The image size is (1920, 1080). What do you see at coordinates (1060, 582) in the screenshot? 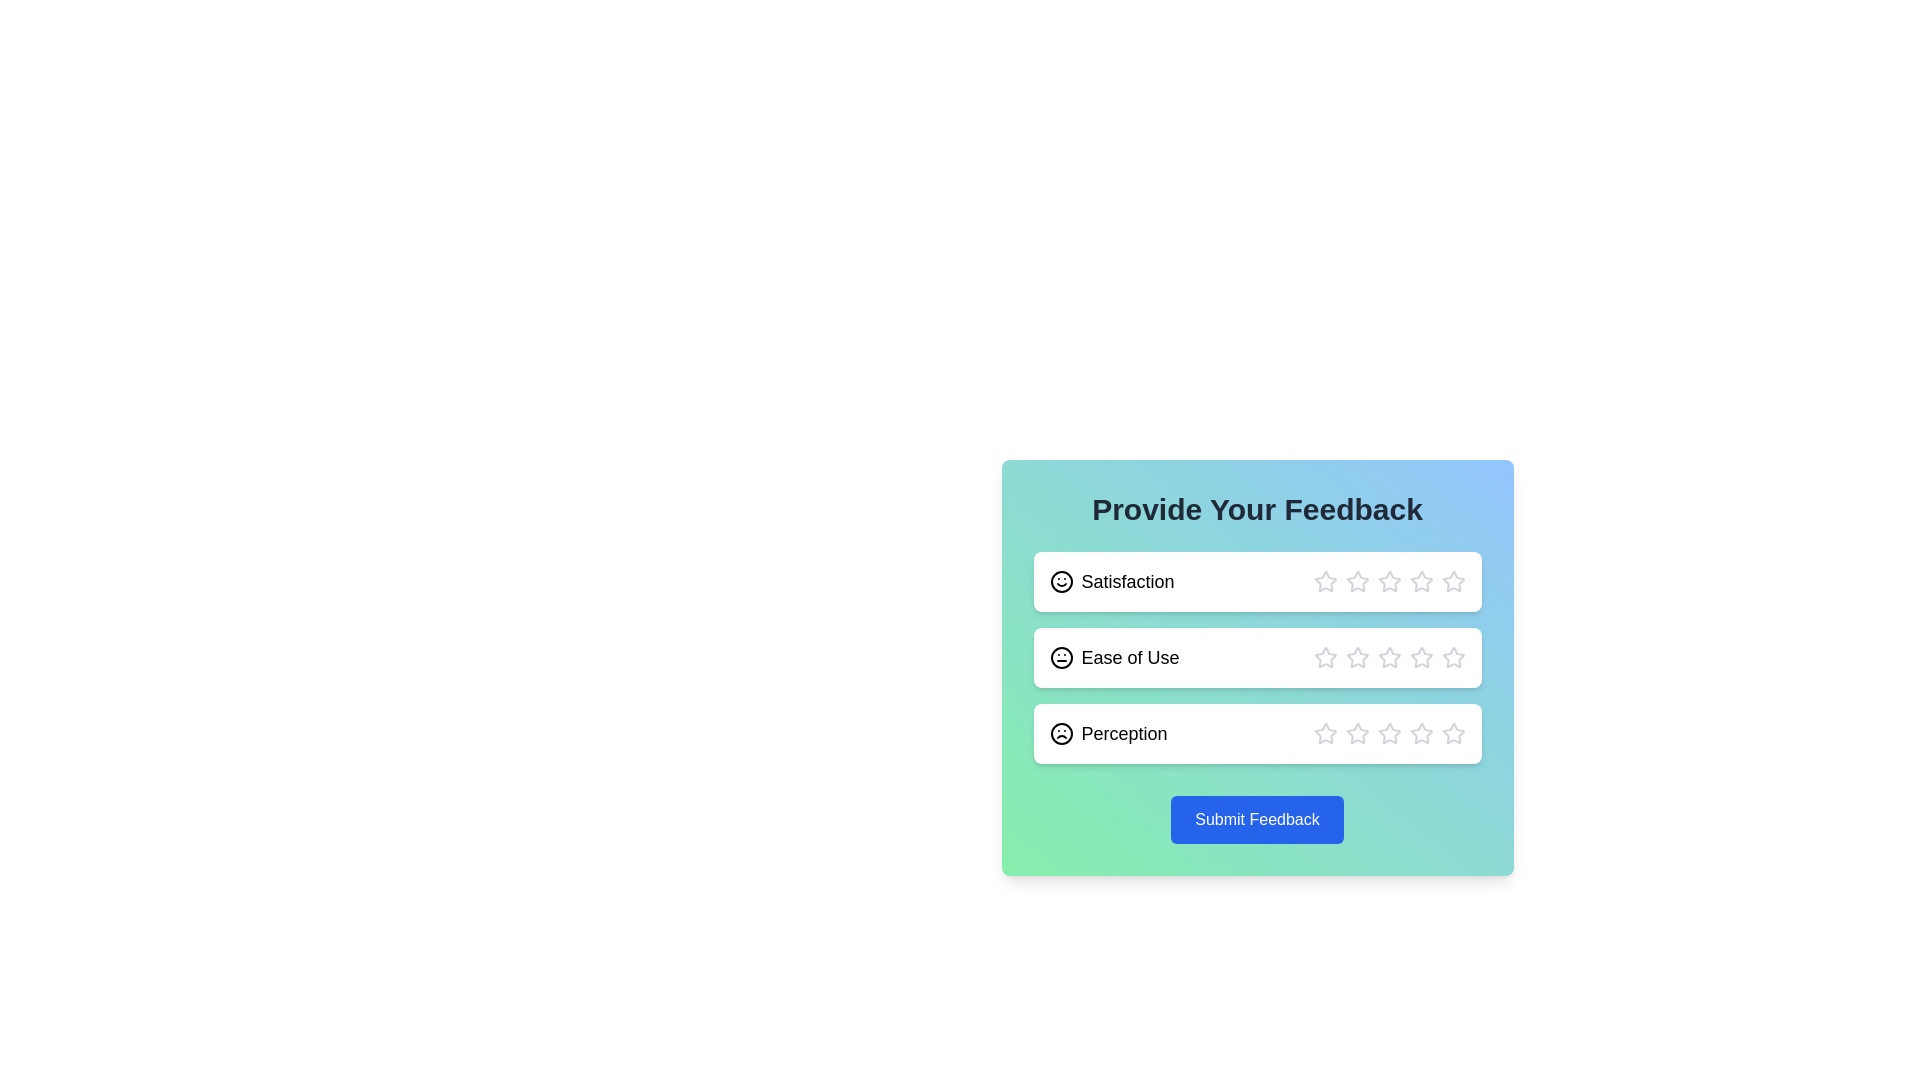
I see `the icon next to the category 'Satisfaction'` at bounding box center [1060, 582].